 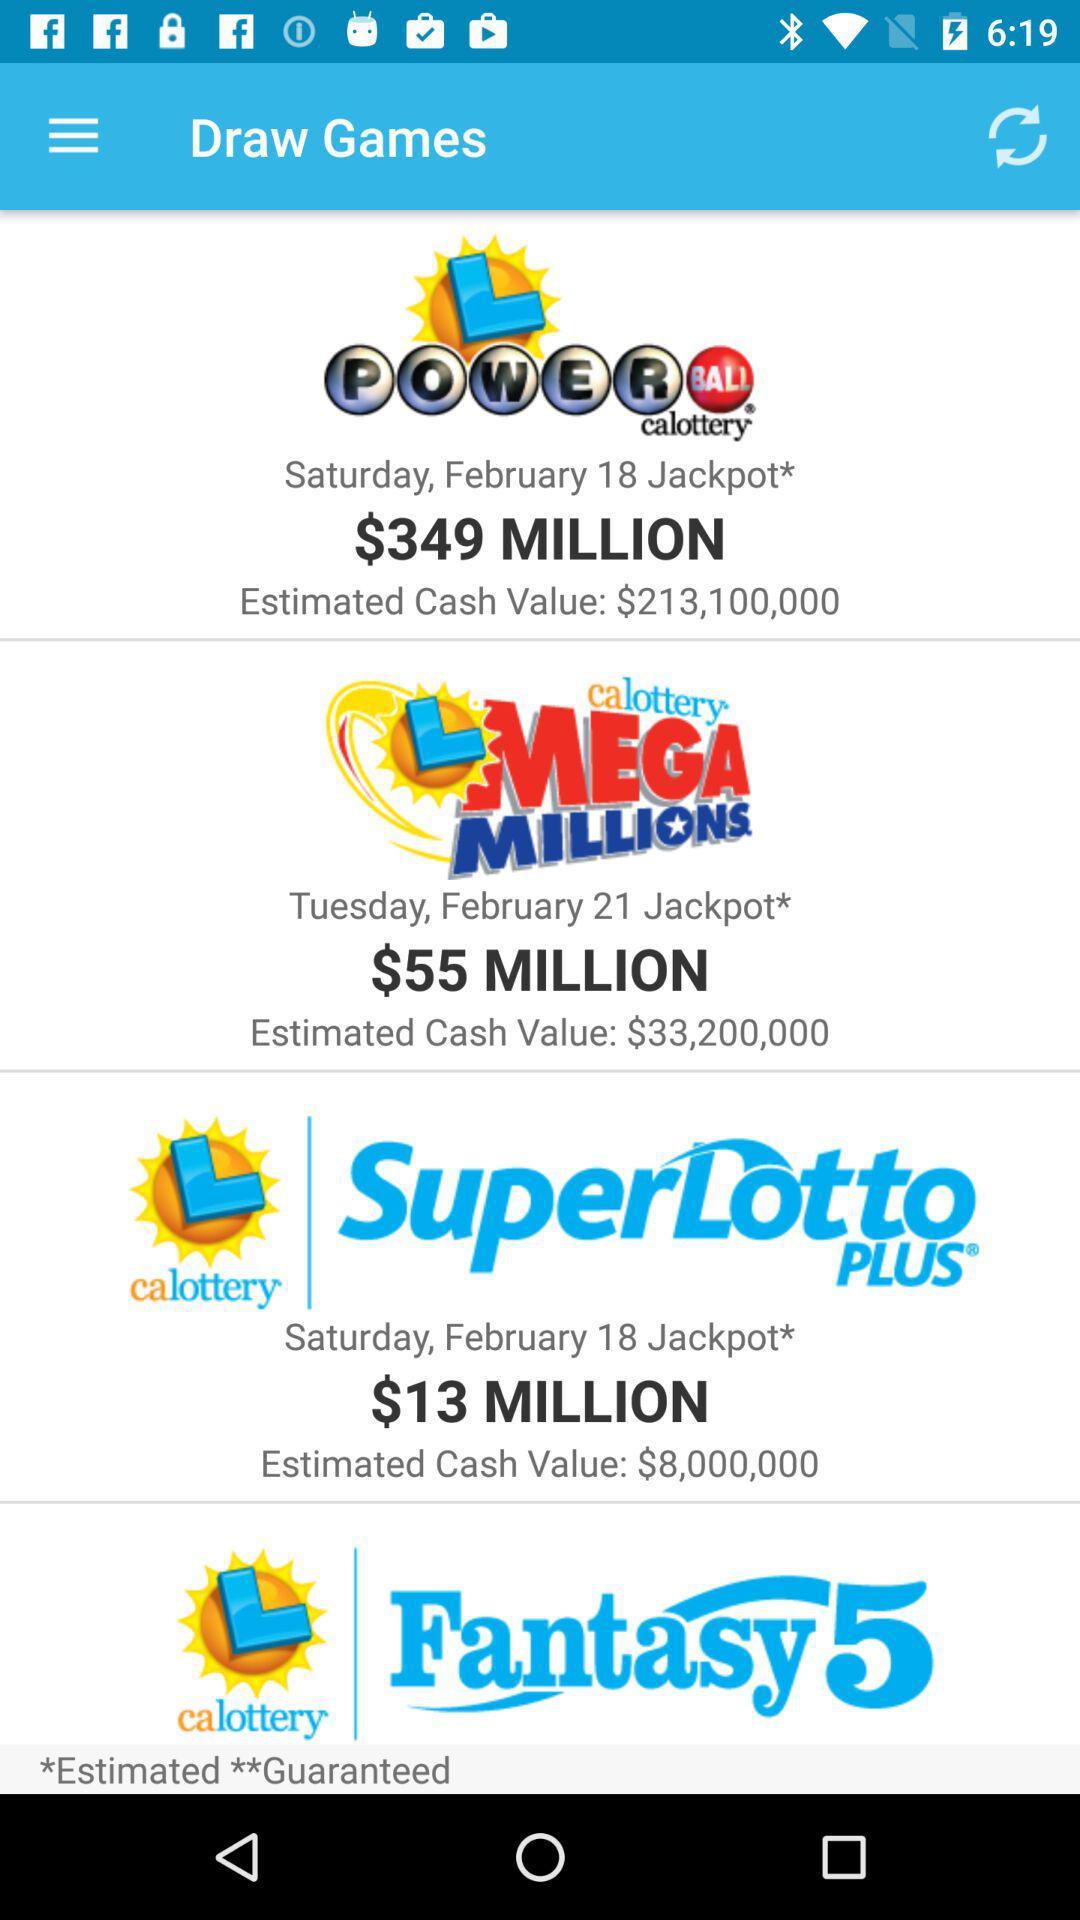 What do you see at coordinates (538, 967) in the screenshot?
I see `item below the tuesday february 21 icon` at bounding box center [538, 967].